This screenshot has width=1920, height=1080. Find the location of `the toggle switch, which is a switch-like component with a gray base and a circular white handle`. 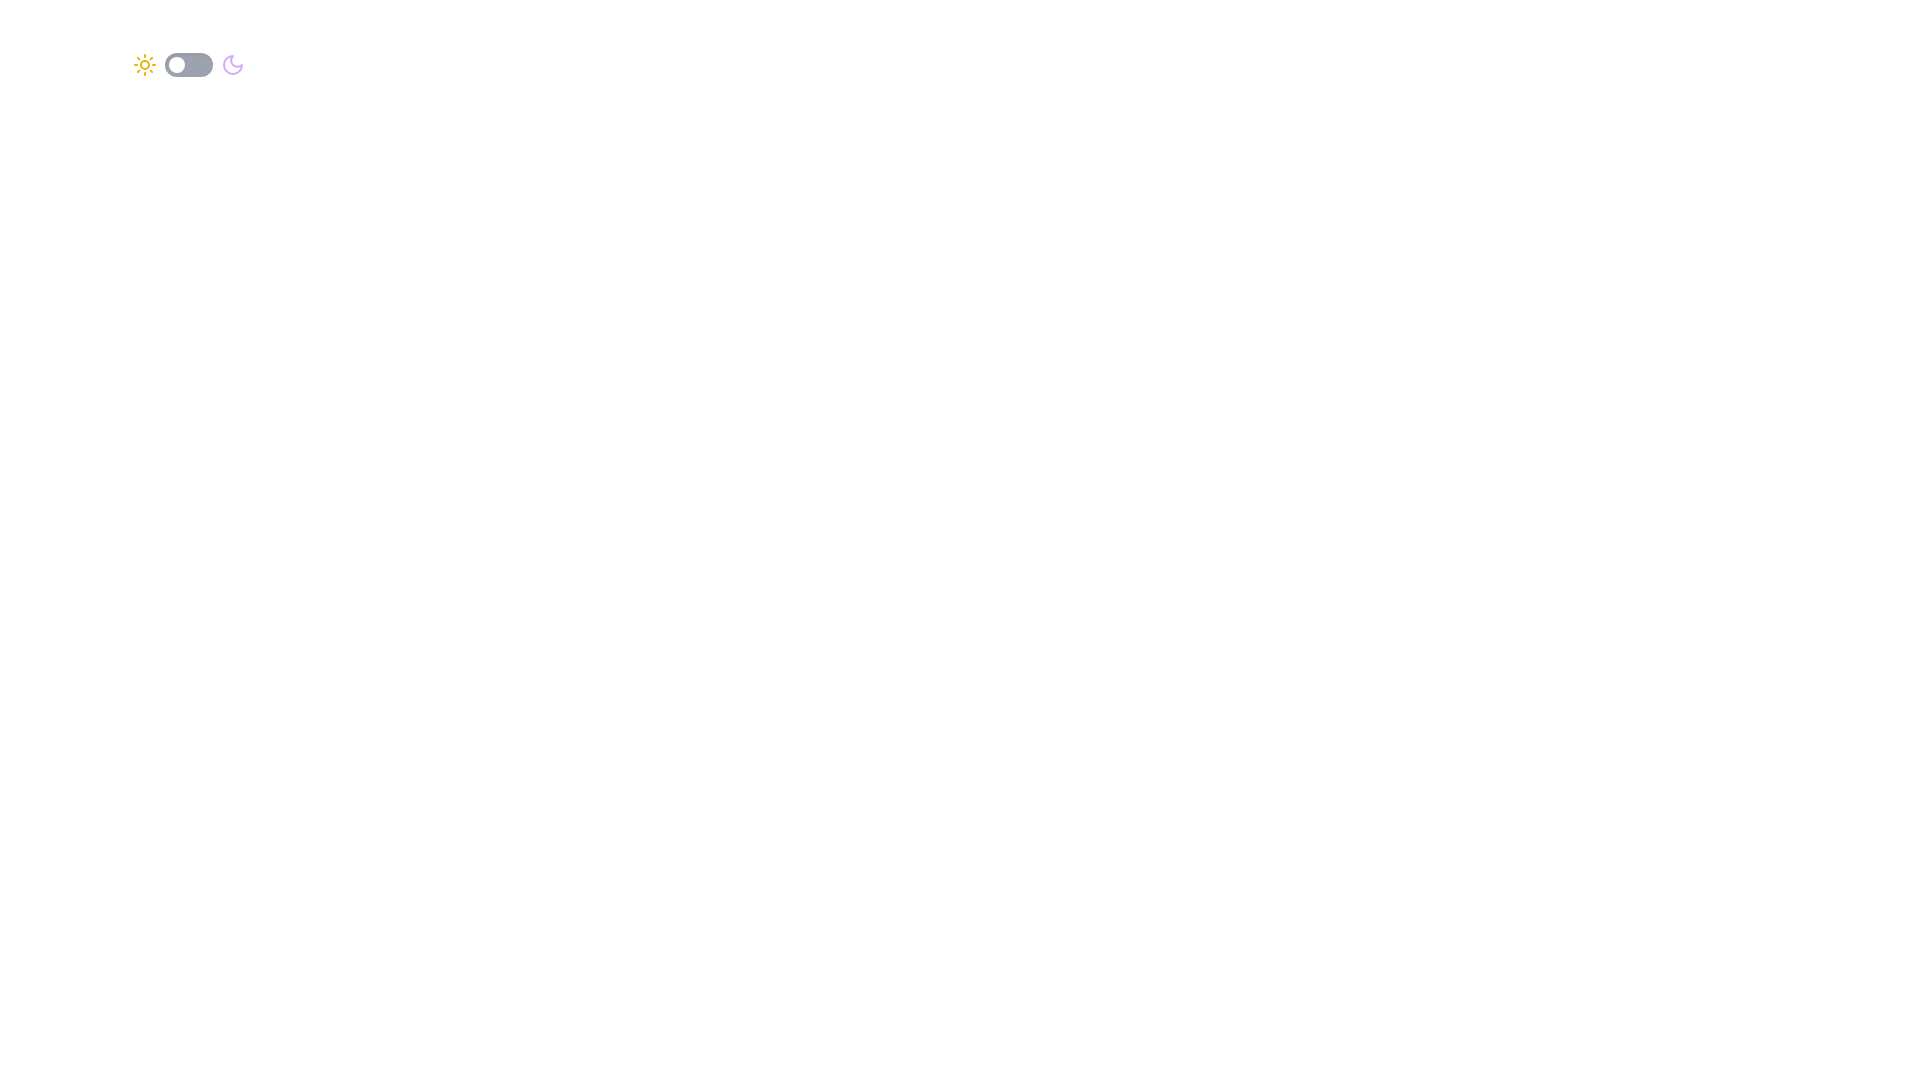

the toggle switch, which is a switch-like component with a gray base and a circular white handle is located at coordinates (188, 64).